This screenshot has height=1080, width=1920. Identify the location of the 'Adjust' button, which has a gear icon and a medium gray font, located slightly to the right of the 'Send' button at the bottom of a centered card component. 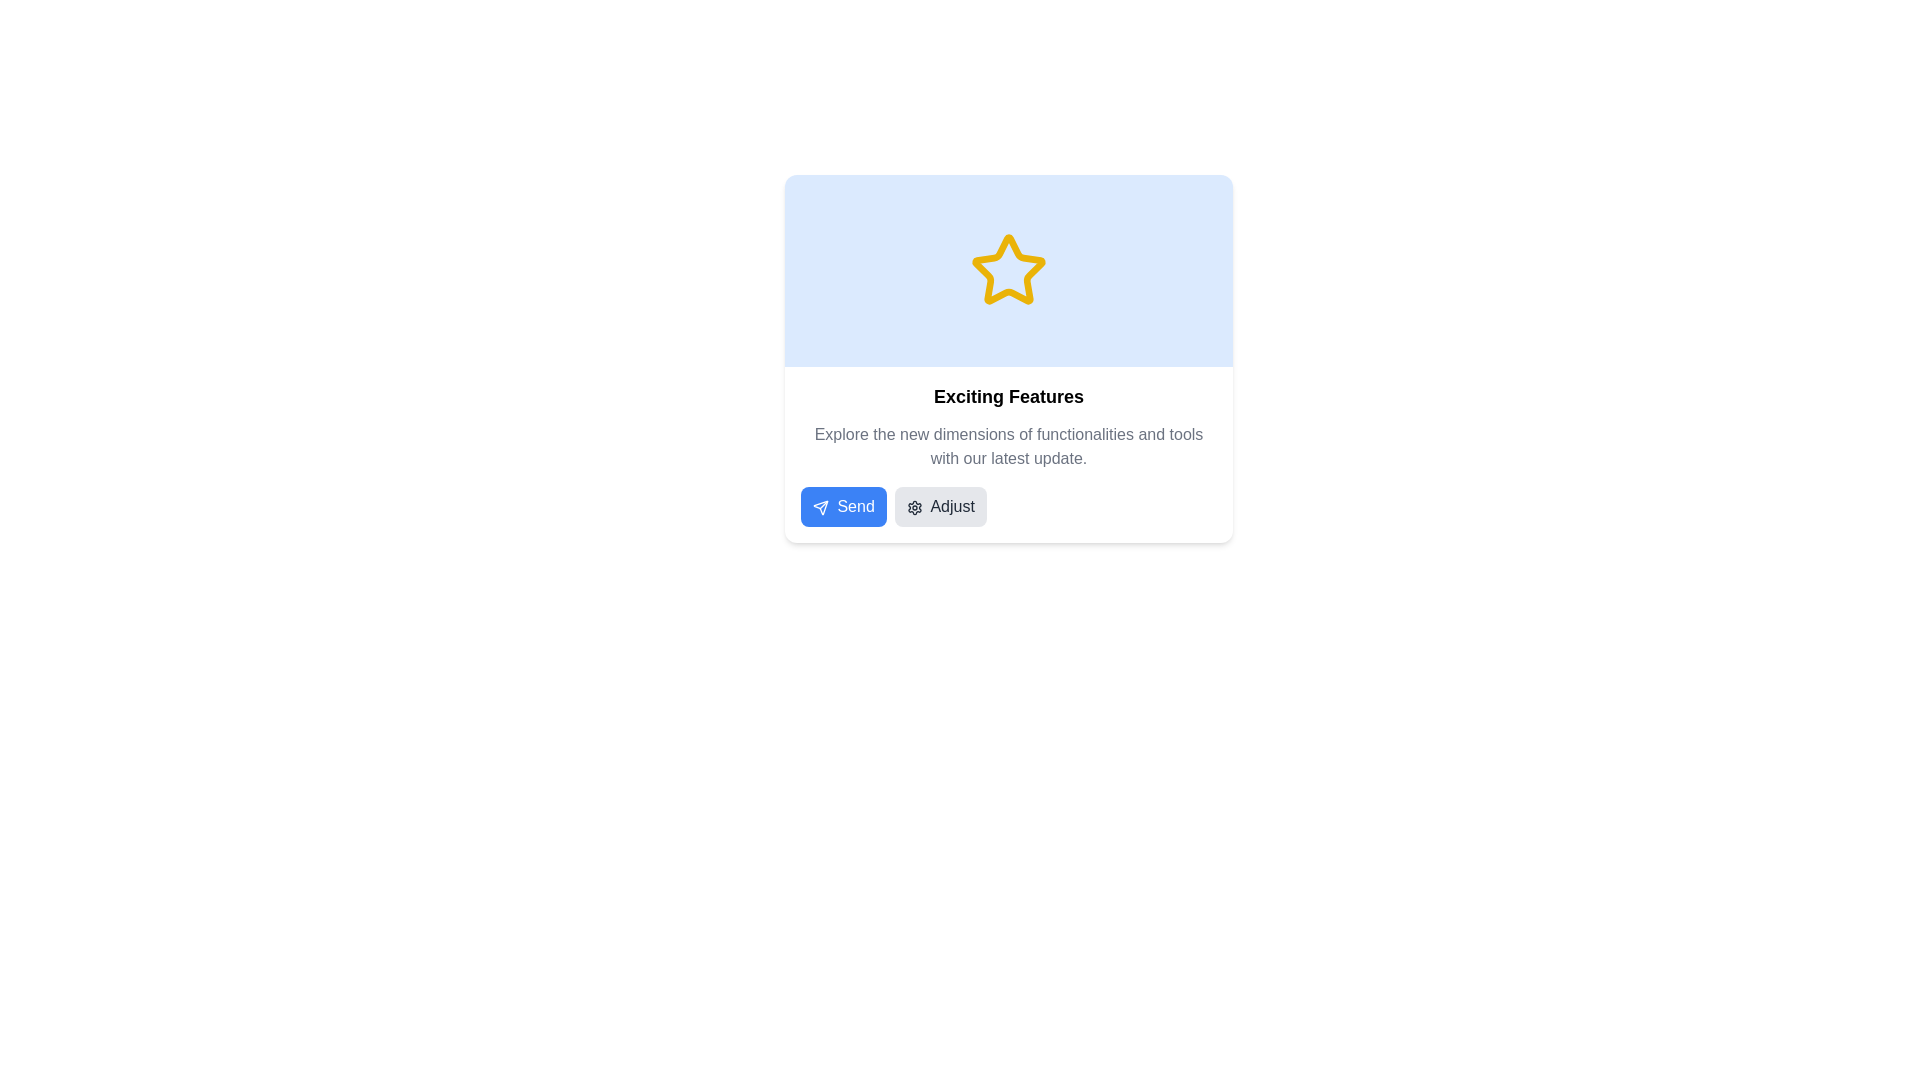
(939, 505).